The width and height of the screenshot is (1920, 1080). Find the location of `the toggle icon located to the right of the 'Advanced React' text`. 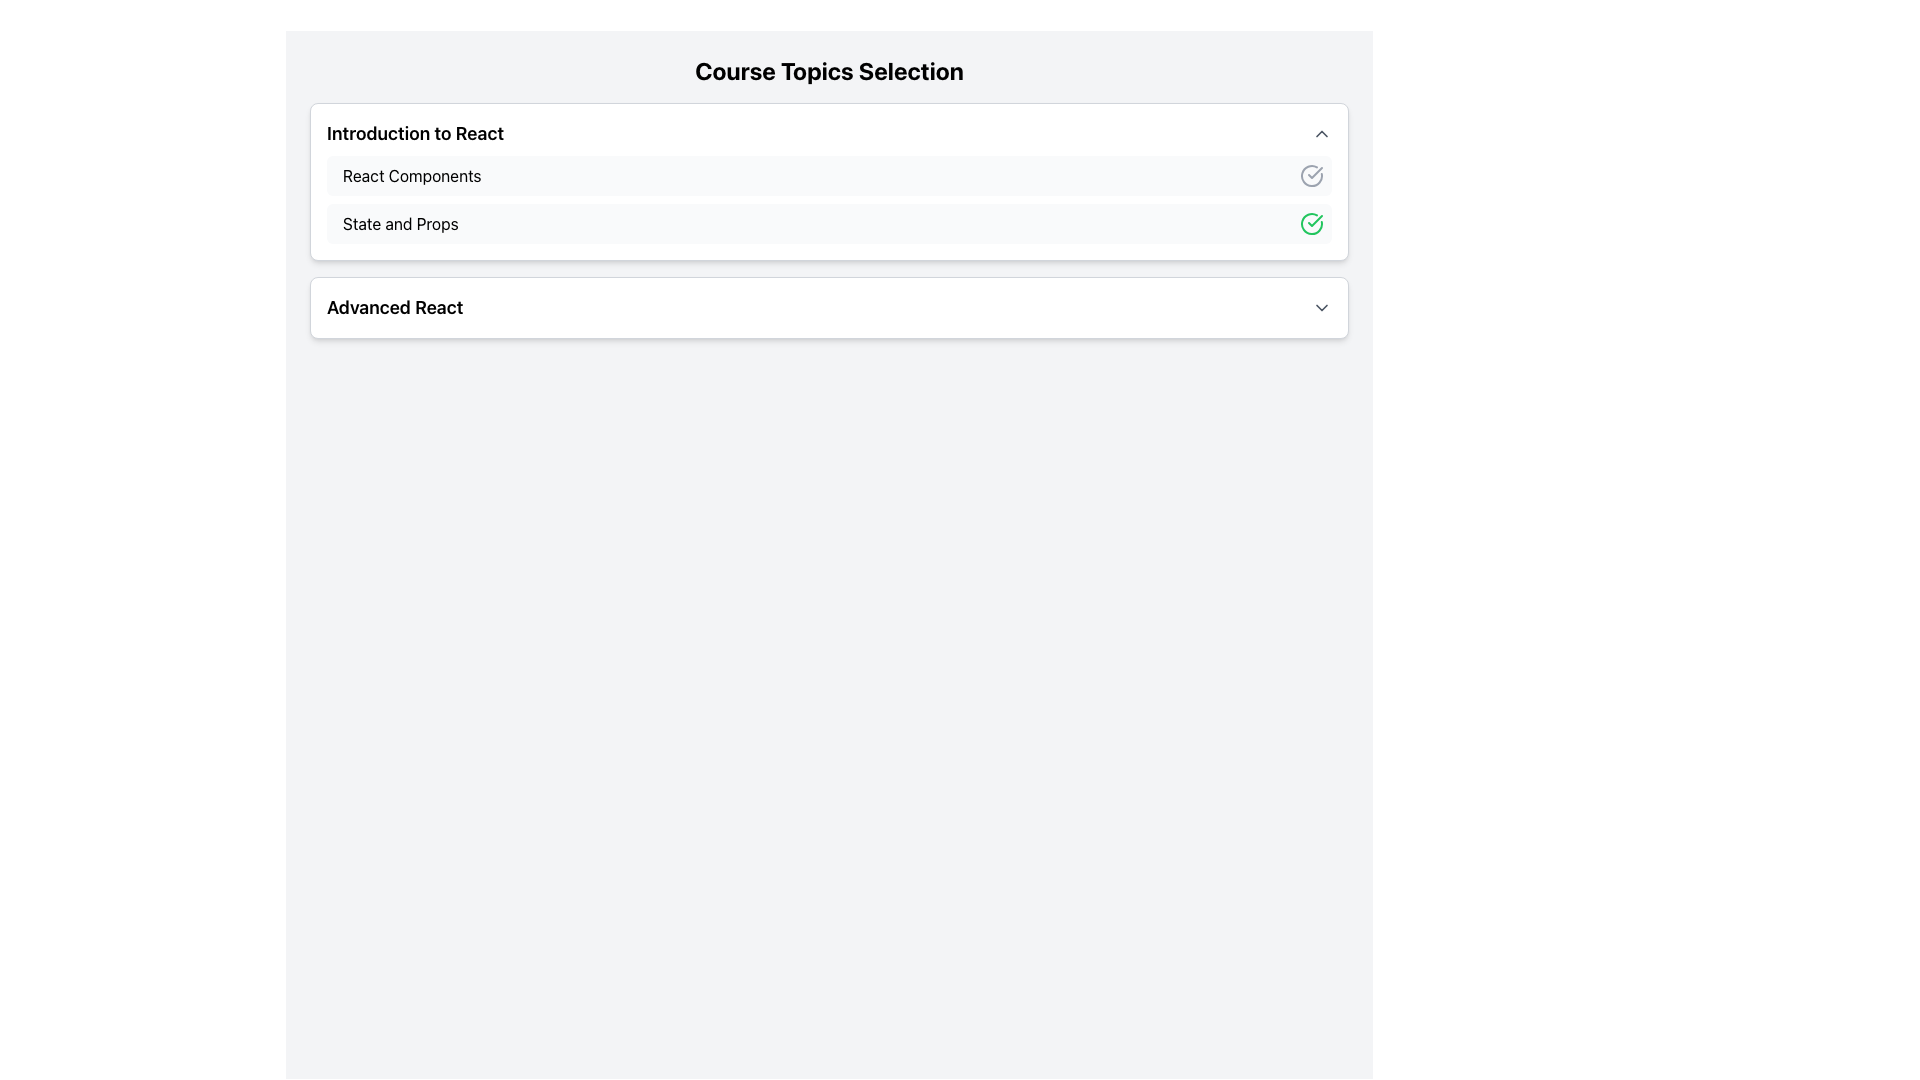

the toggle icon located to the right of the 'Advanced React' text is located at coordinates (1321, 308).